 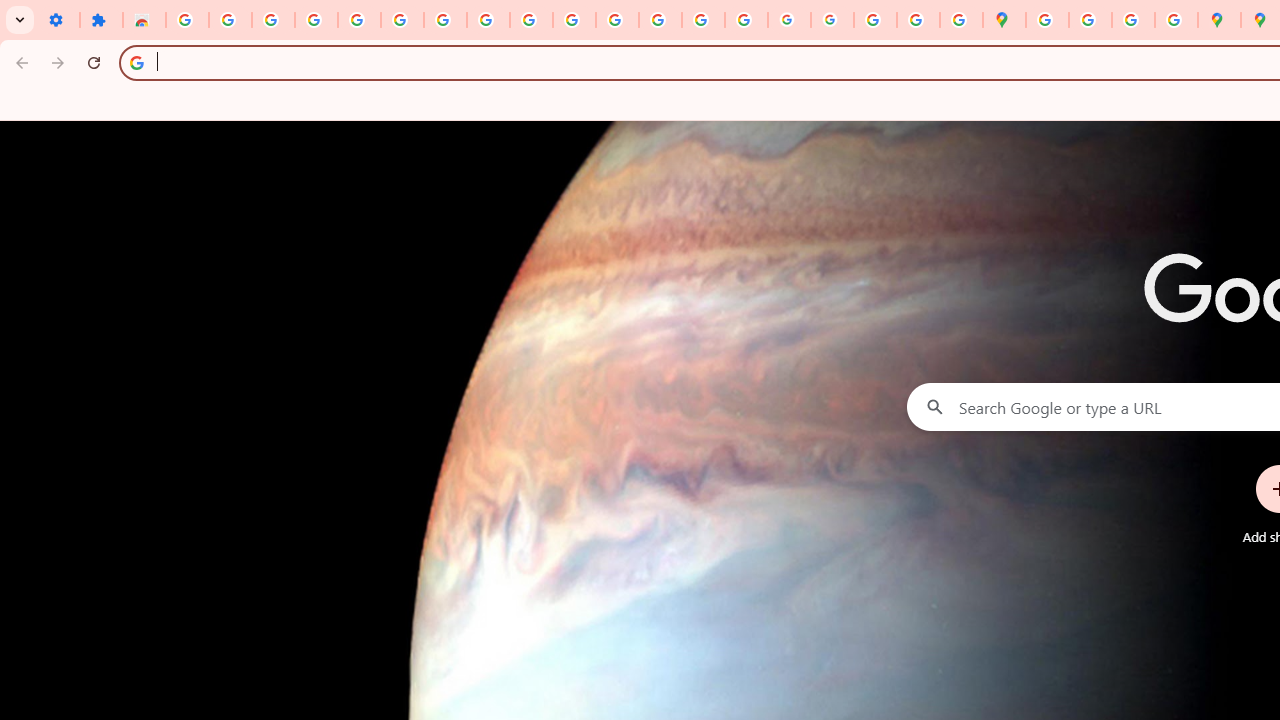 What do you see at coordinates (272, 20) in the screenshot?
I see `'Delete photos & videos - Computer - Google Photos Help'` at bounding box center [272, 20].